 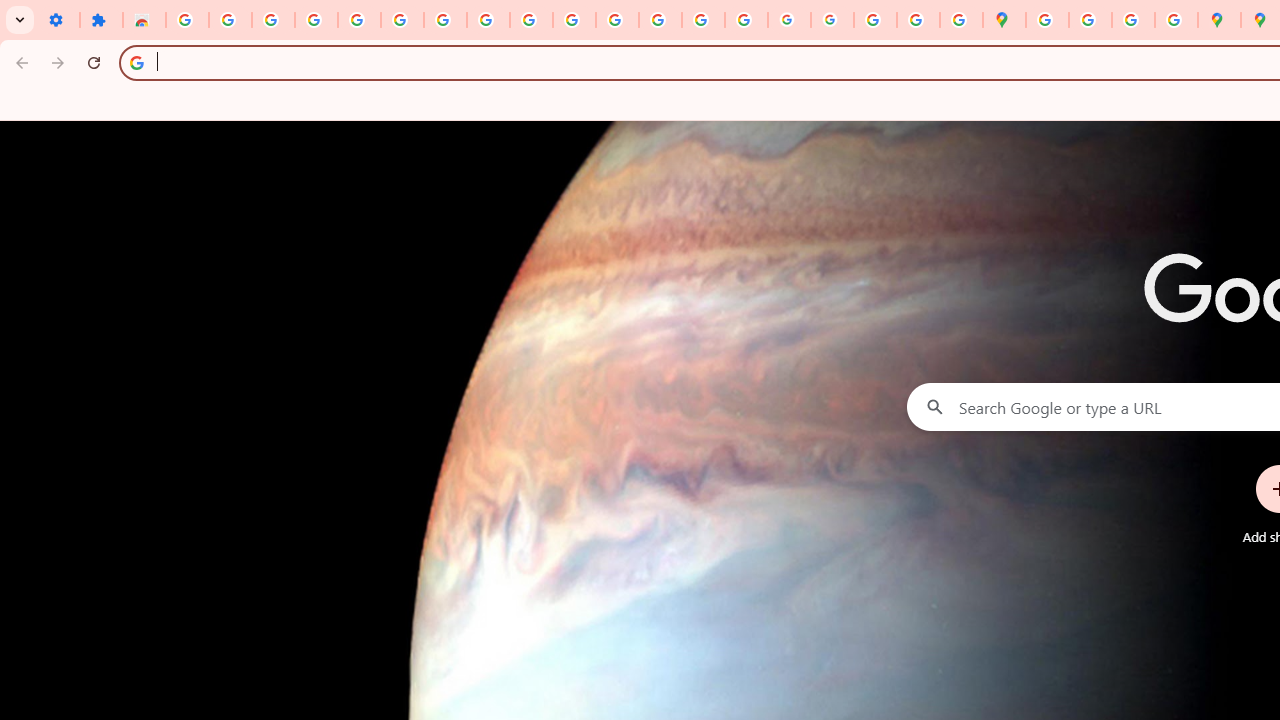 What do you see at coordinates (272, 20) in the screenshot?
I see `'Delete photos & videos - Computer - Google Photos Help'` at bounding box center [272, 20].